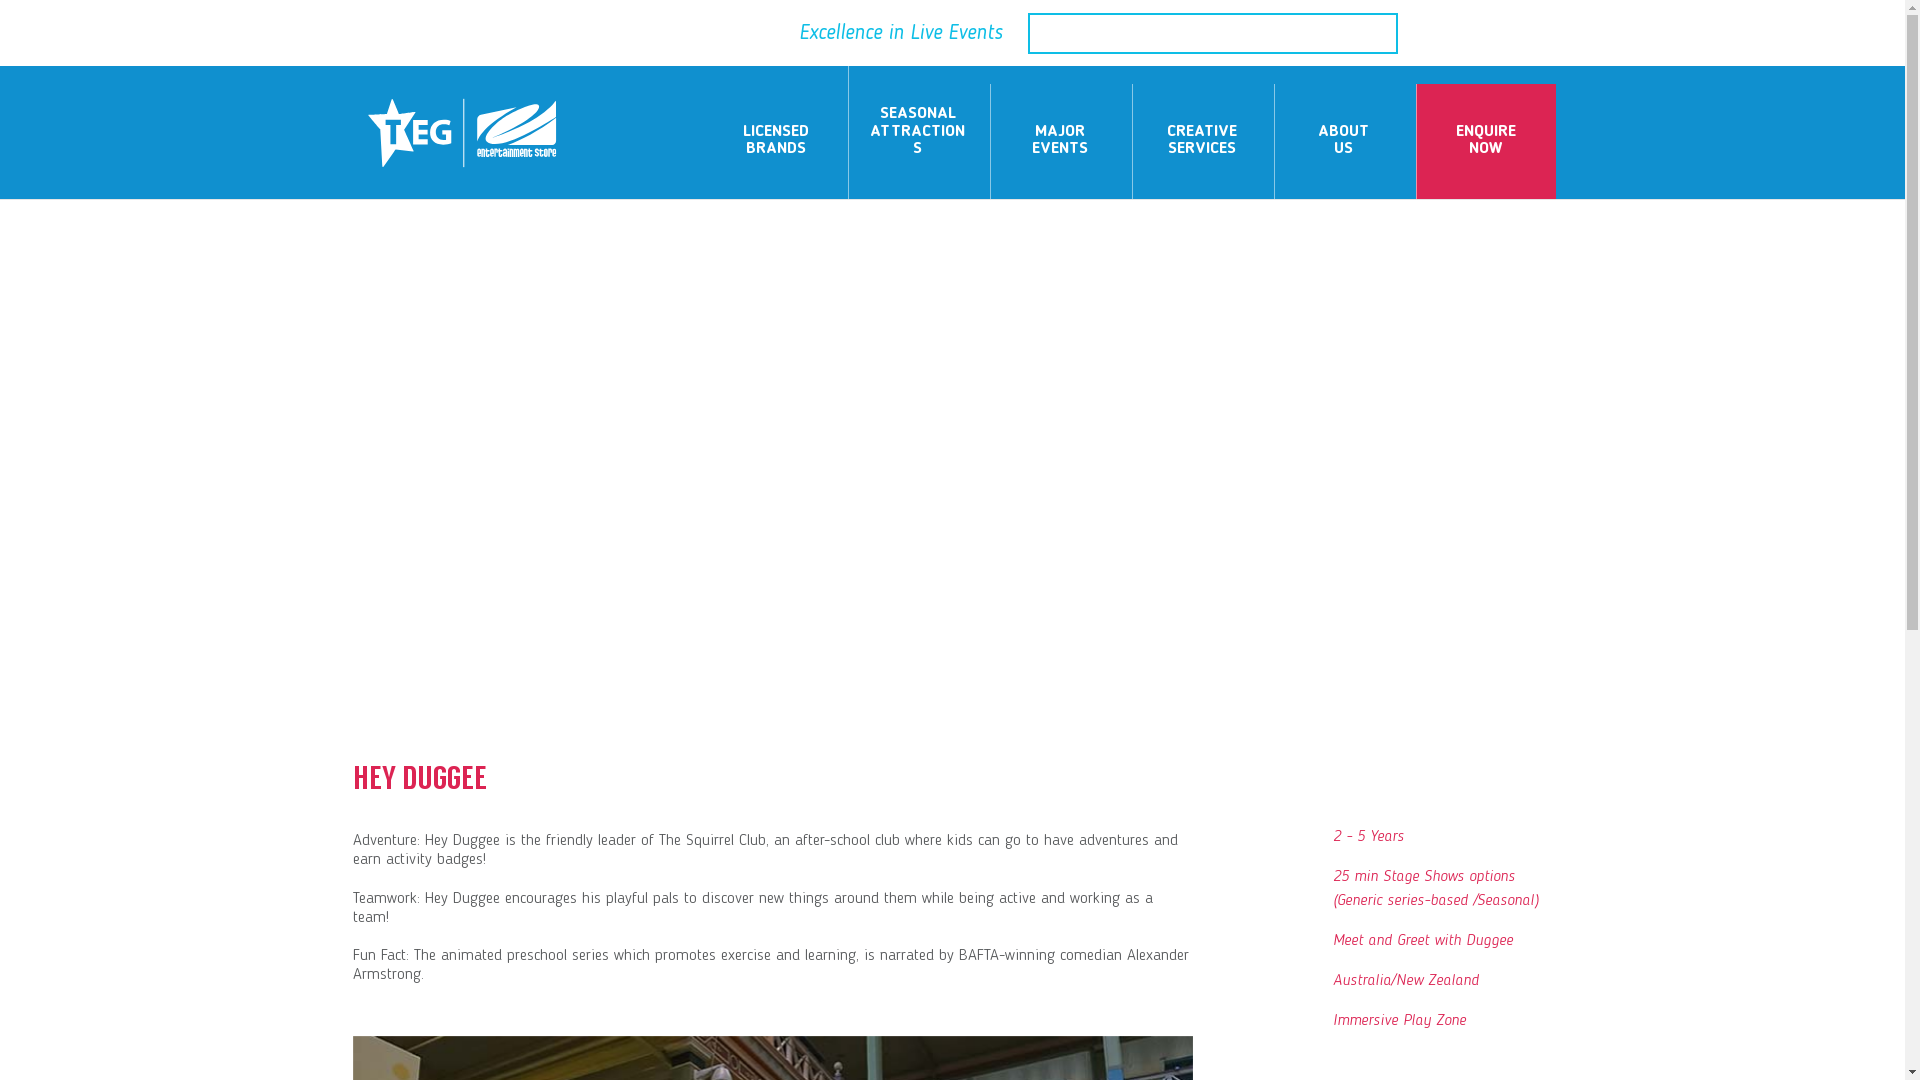  Describe the element at coordinates (1344, 140) in the screenshot. I see `'ABOUT US'` at that location.